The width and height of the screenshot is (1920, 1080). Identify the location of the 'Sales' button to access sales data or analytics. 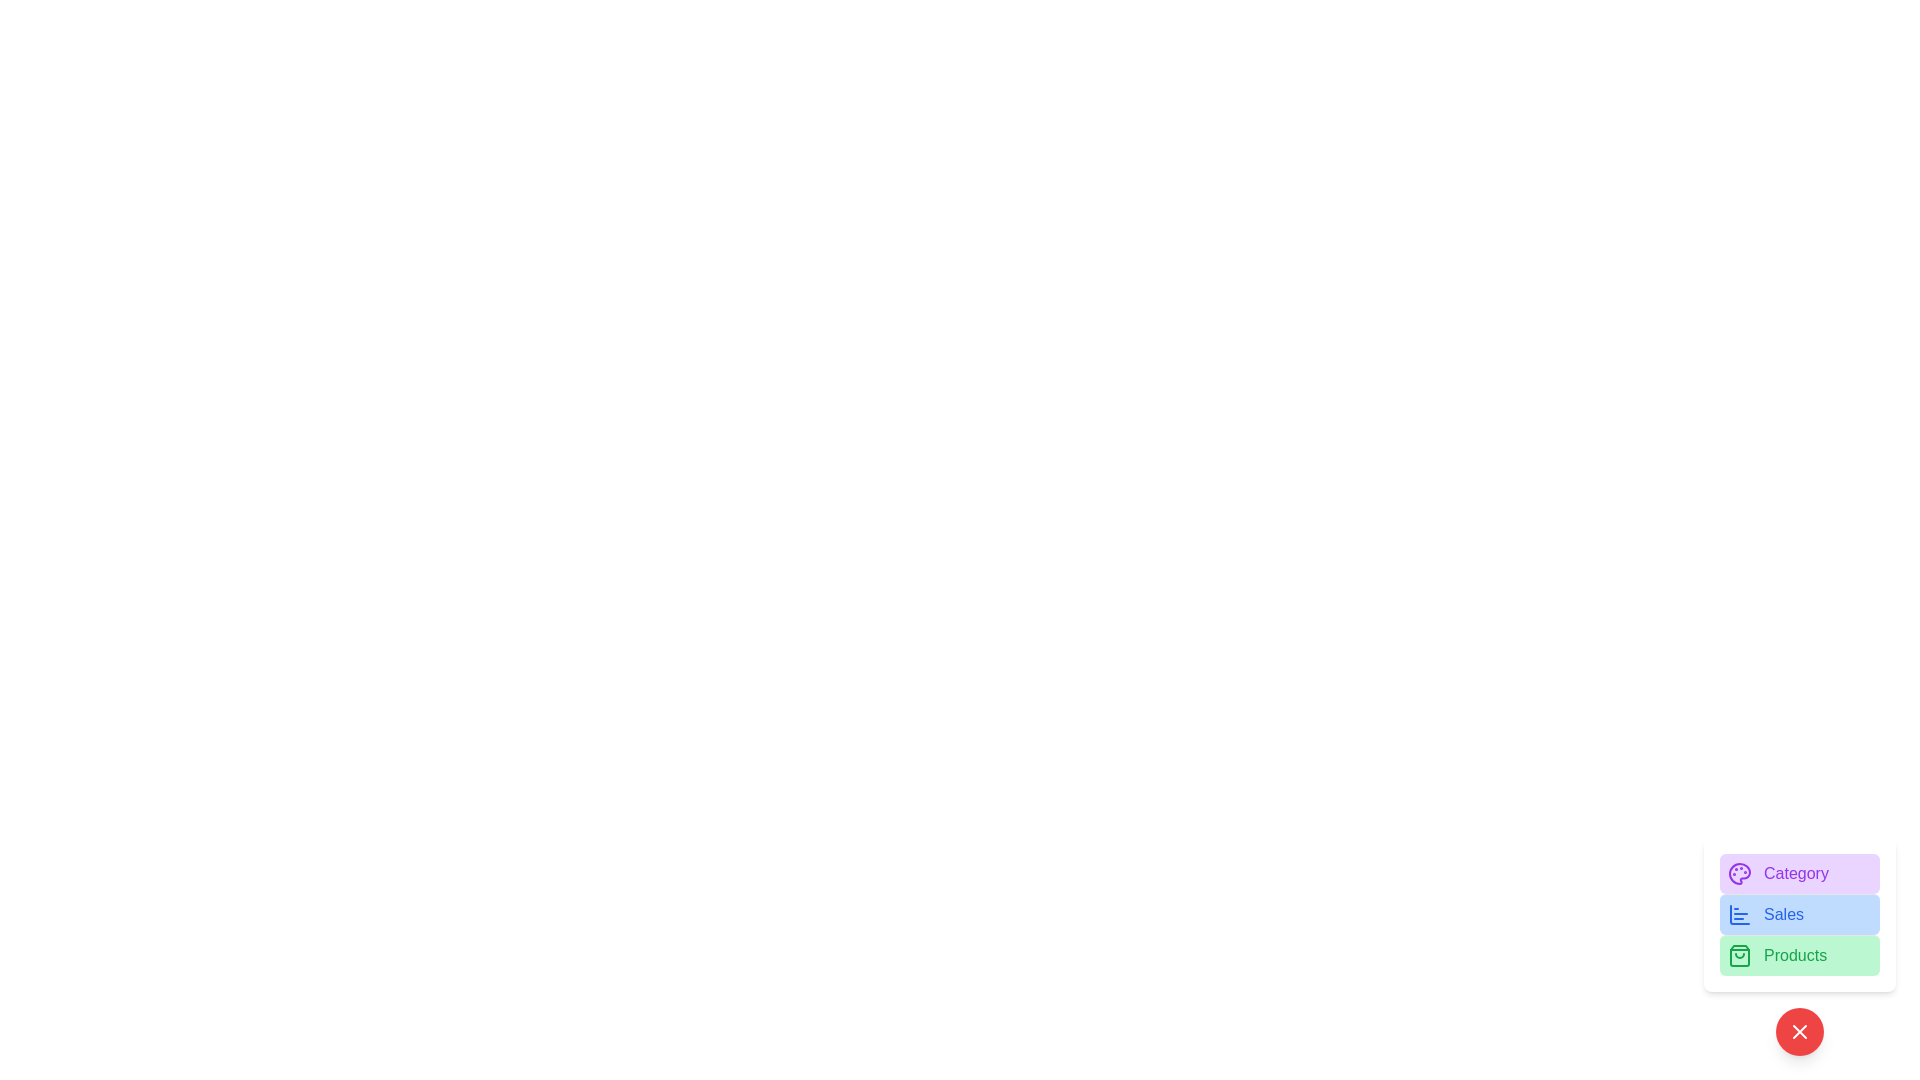
(1800, 914).